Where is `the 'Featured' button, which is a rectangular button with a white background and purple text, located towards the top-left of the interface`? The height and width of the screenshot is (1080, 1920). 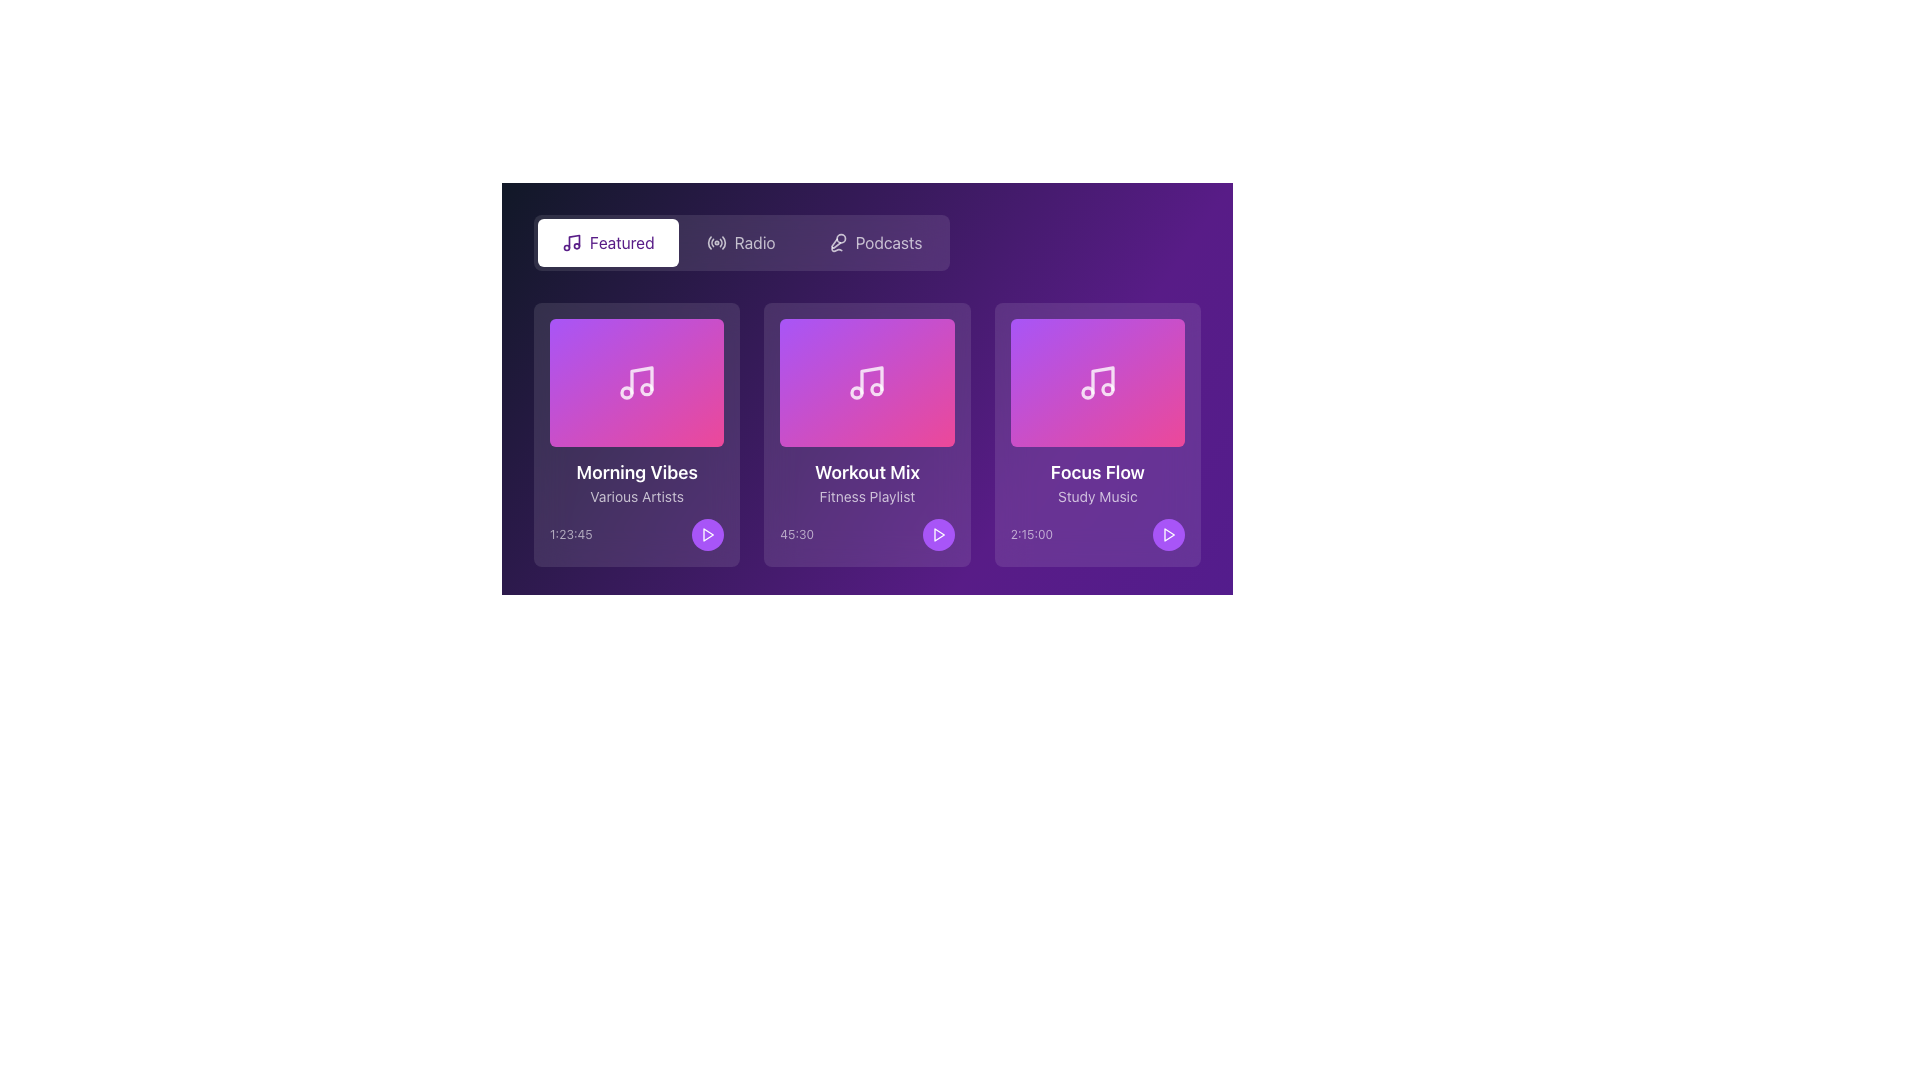 the 'Featured' button, which is a rectangular button with a white background and purple text, located towards the top-left of the interface is located at coordinates (607, 242).